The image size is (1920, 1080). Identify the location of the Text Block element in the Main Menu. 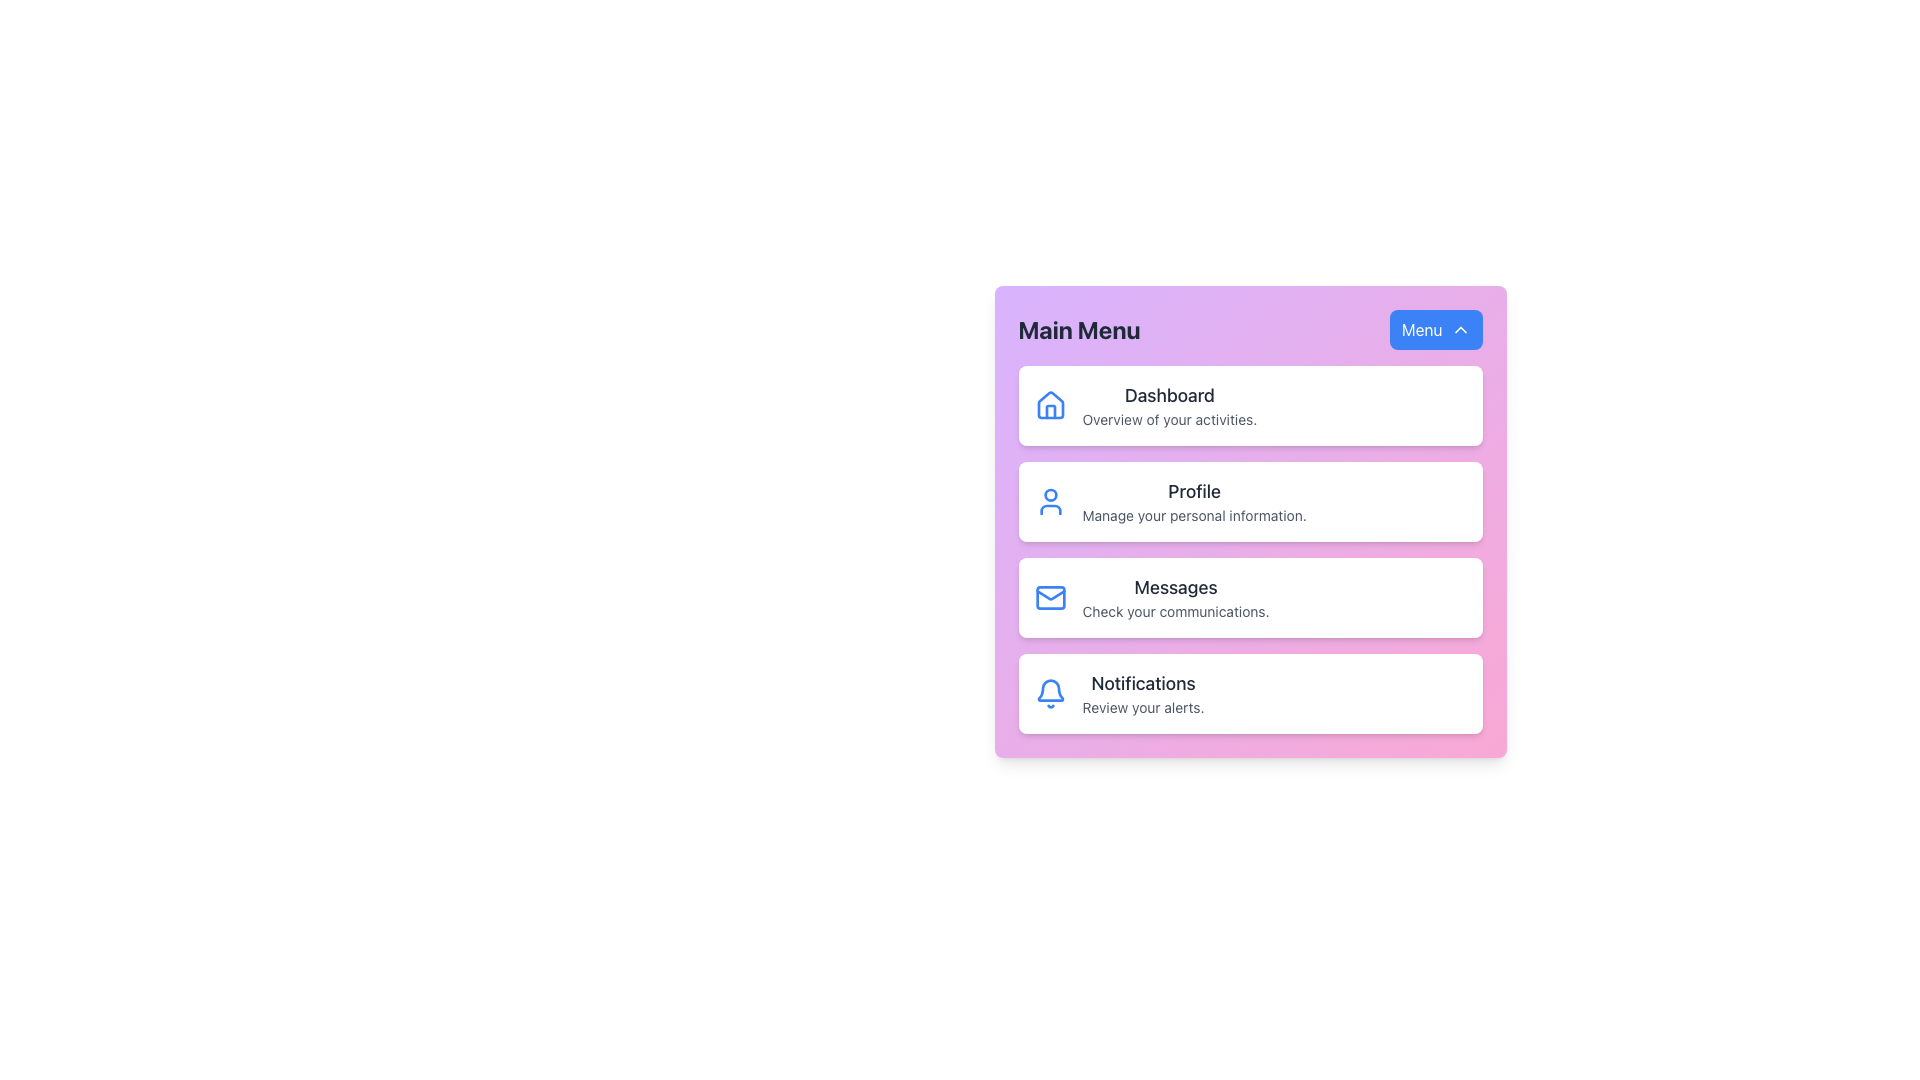
(1169, 405).